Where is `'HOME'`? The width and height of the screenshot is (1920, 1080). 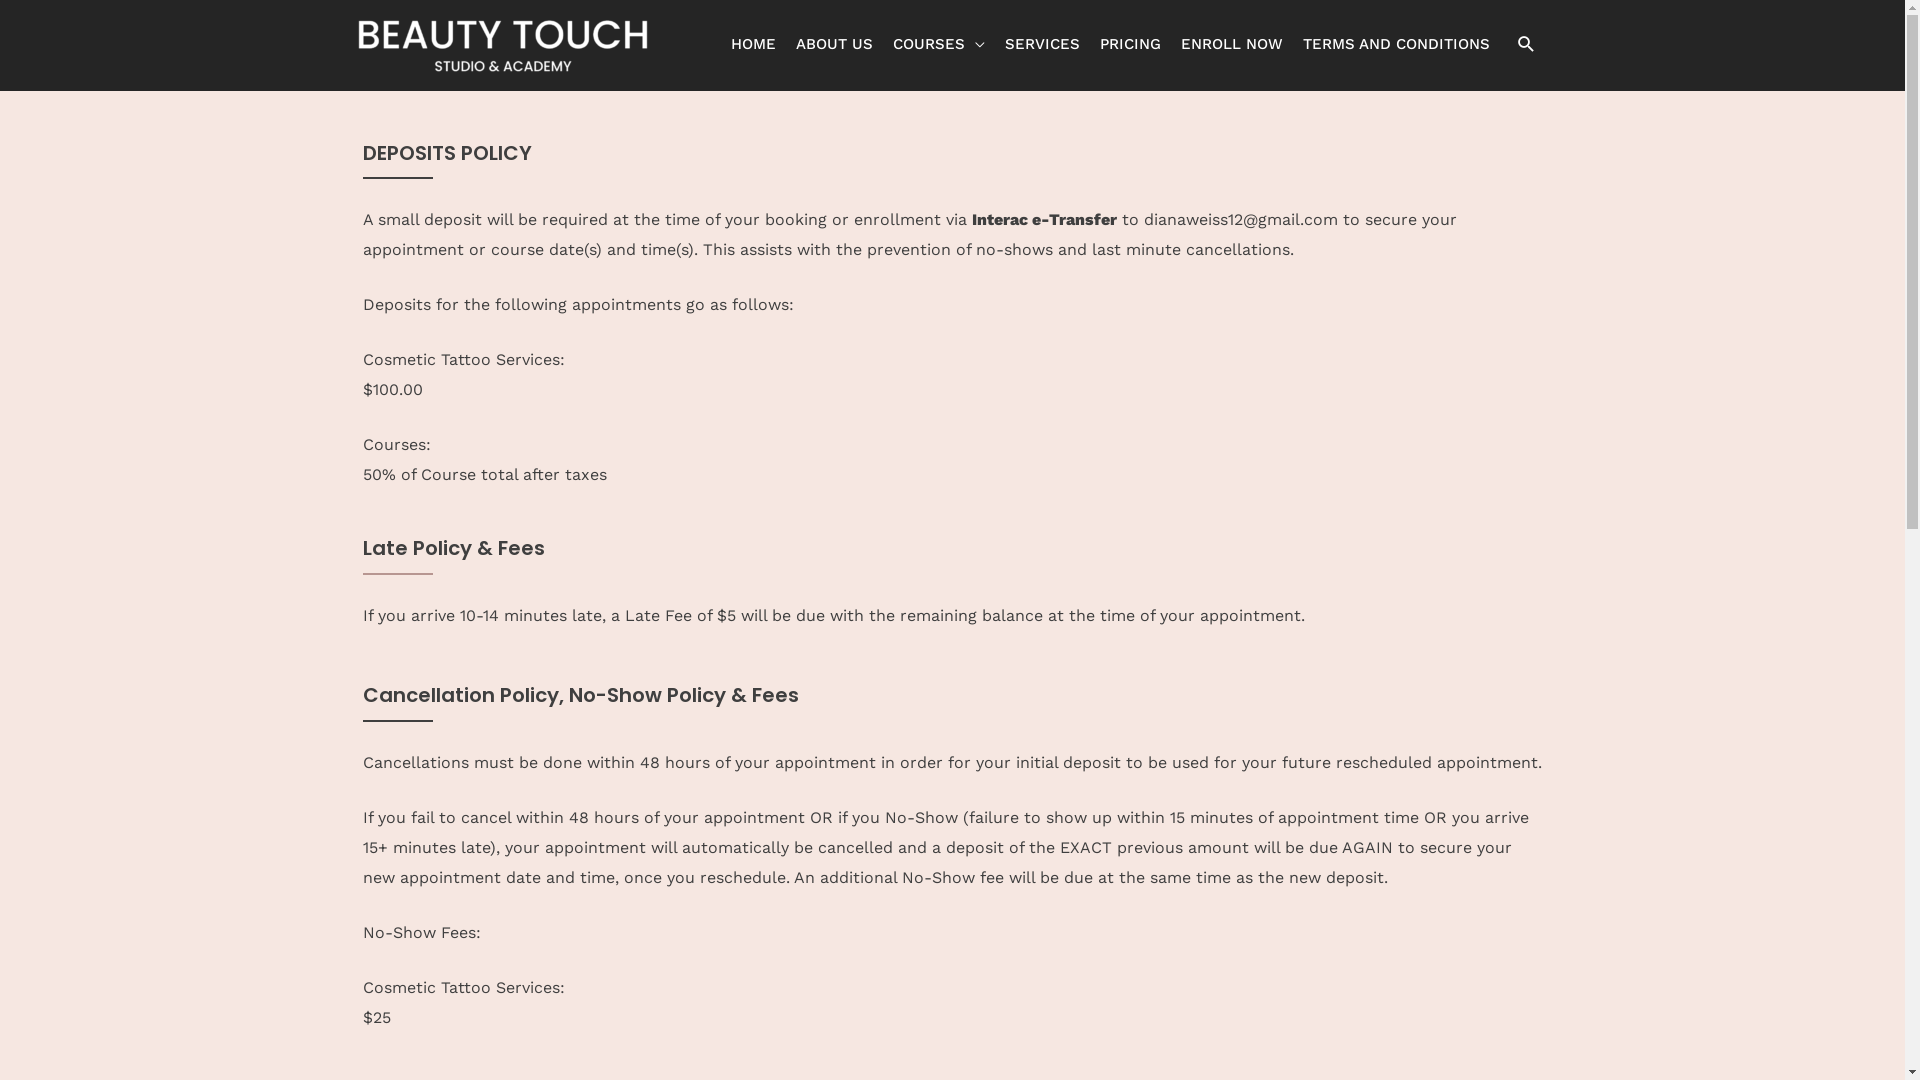
'HOME' is located at coordinates (720, 43).